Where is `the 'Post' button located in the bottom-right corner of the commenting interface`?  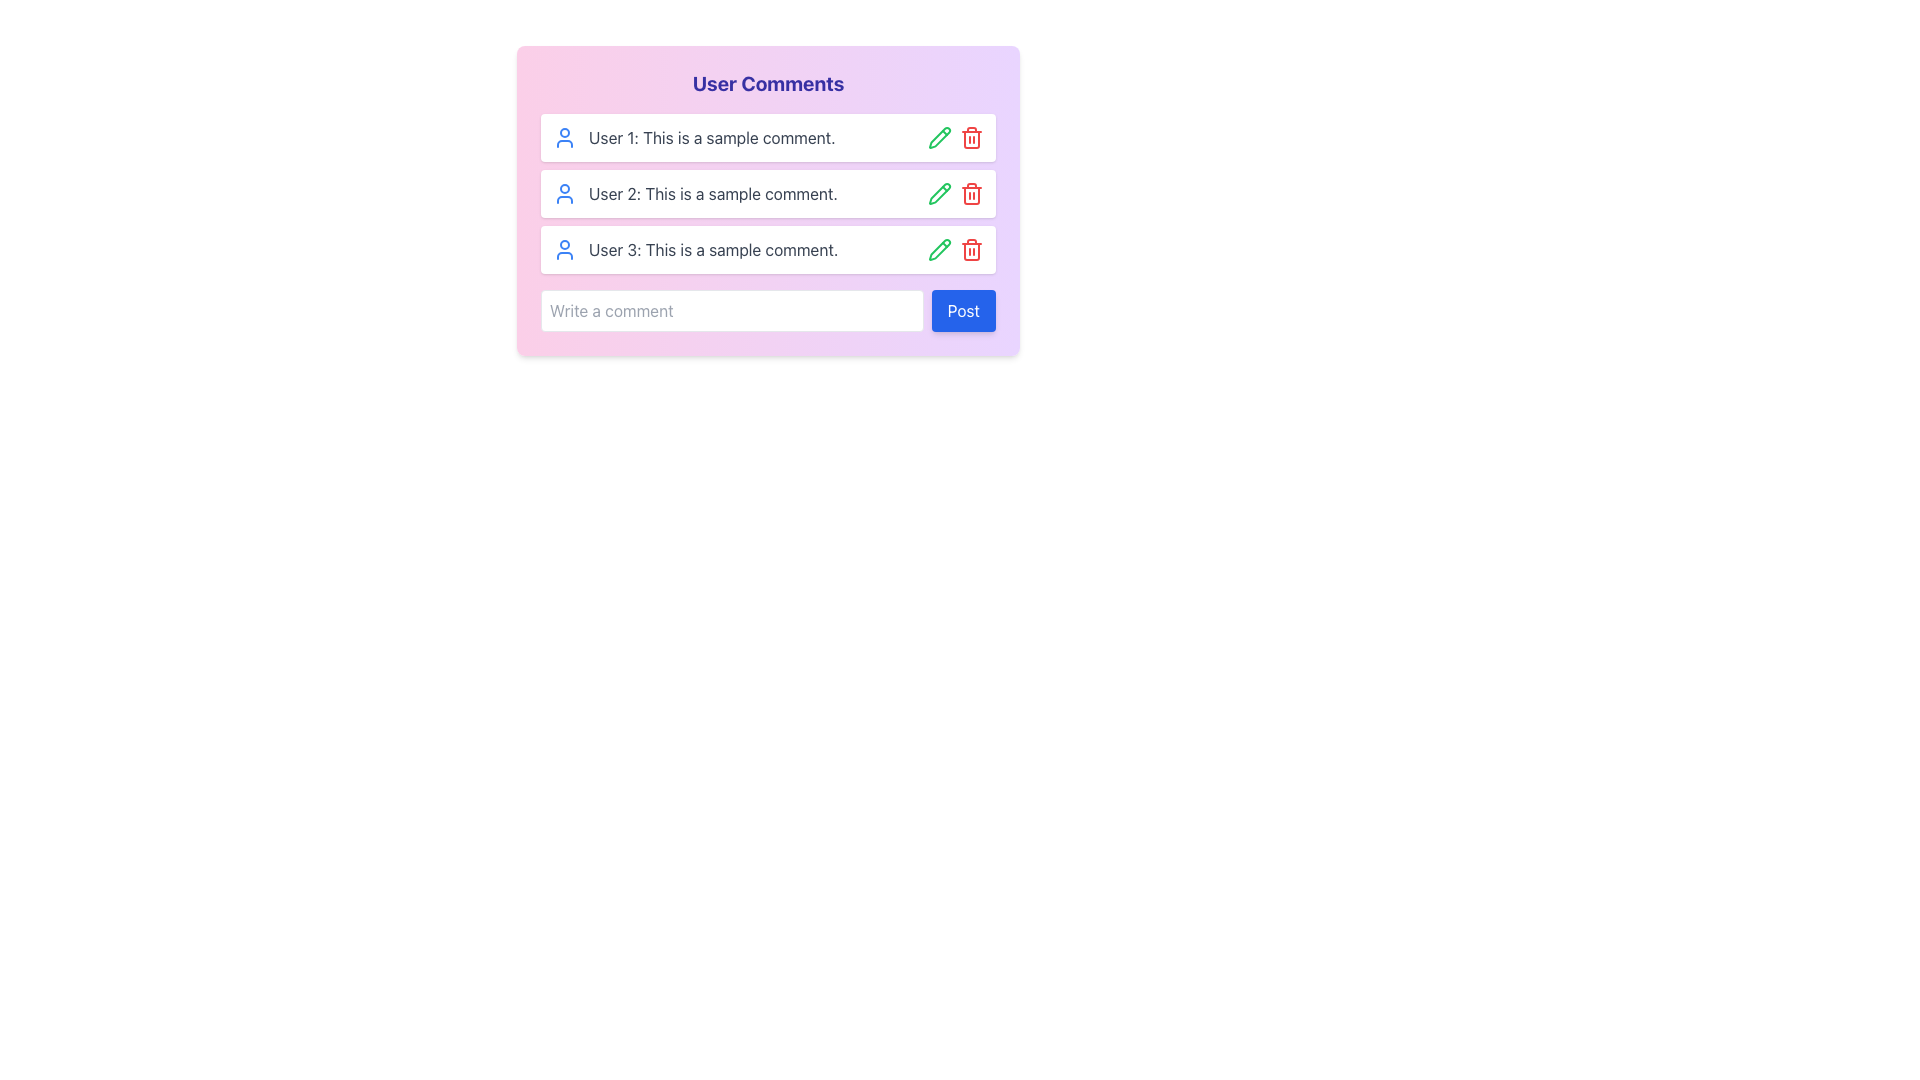 the 'Post' button located in the bottom-right corner of the commenting interface is located at coordinates (963, 311).